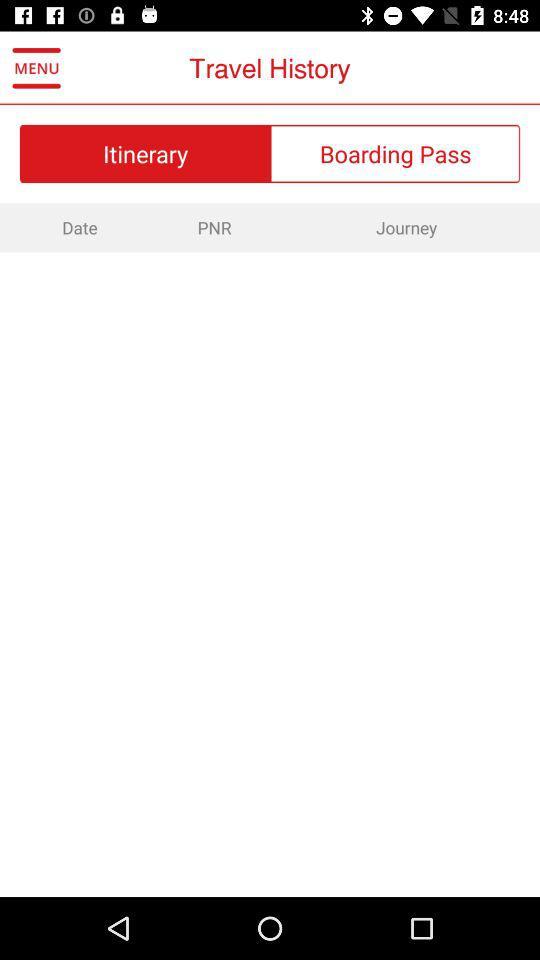 Image resolution: width=540 pixels, height=960 pixels. I want to click on date item, so click(76, 227).